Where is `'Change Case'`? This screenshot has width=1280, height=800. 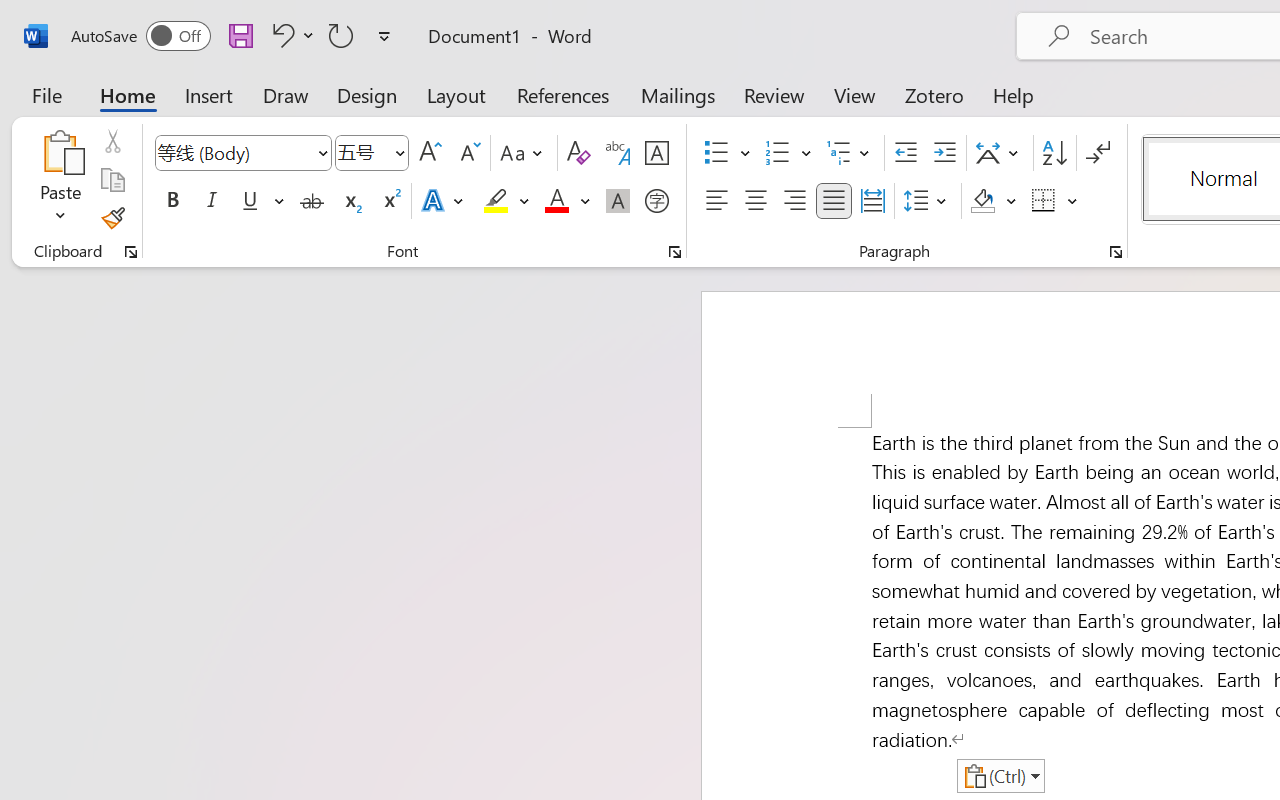
'Change Case' is located at coordinates (524, 153).